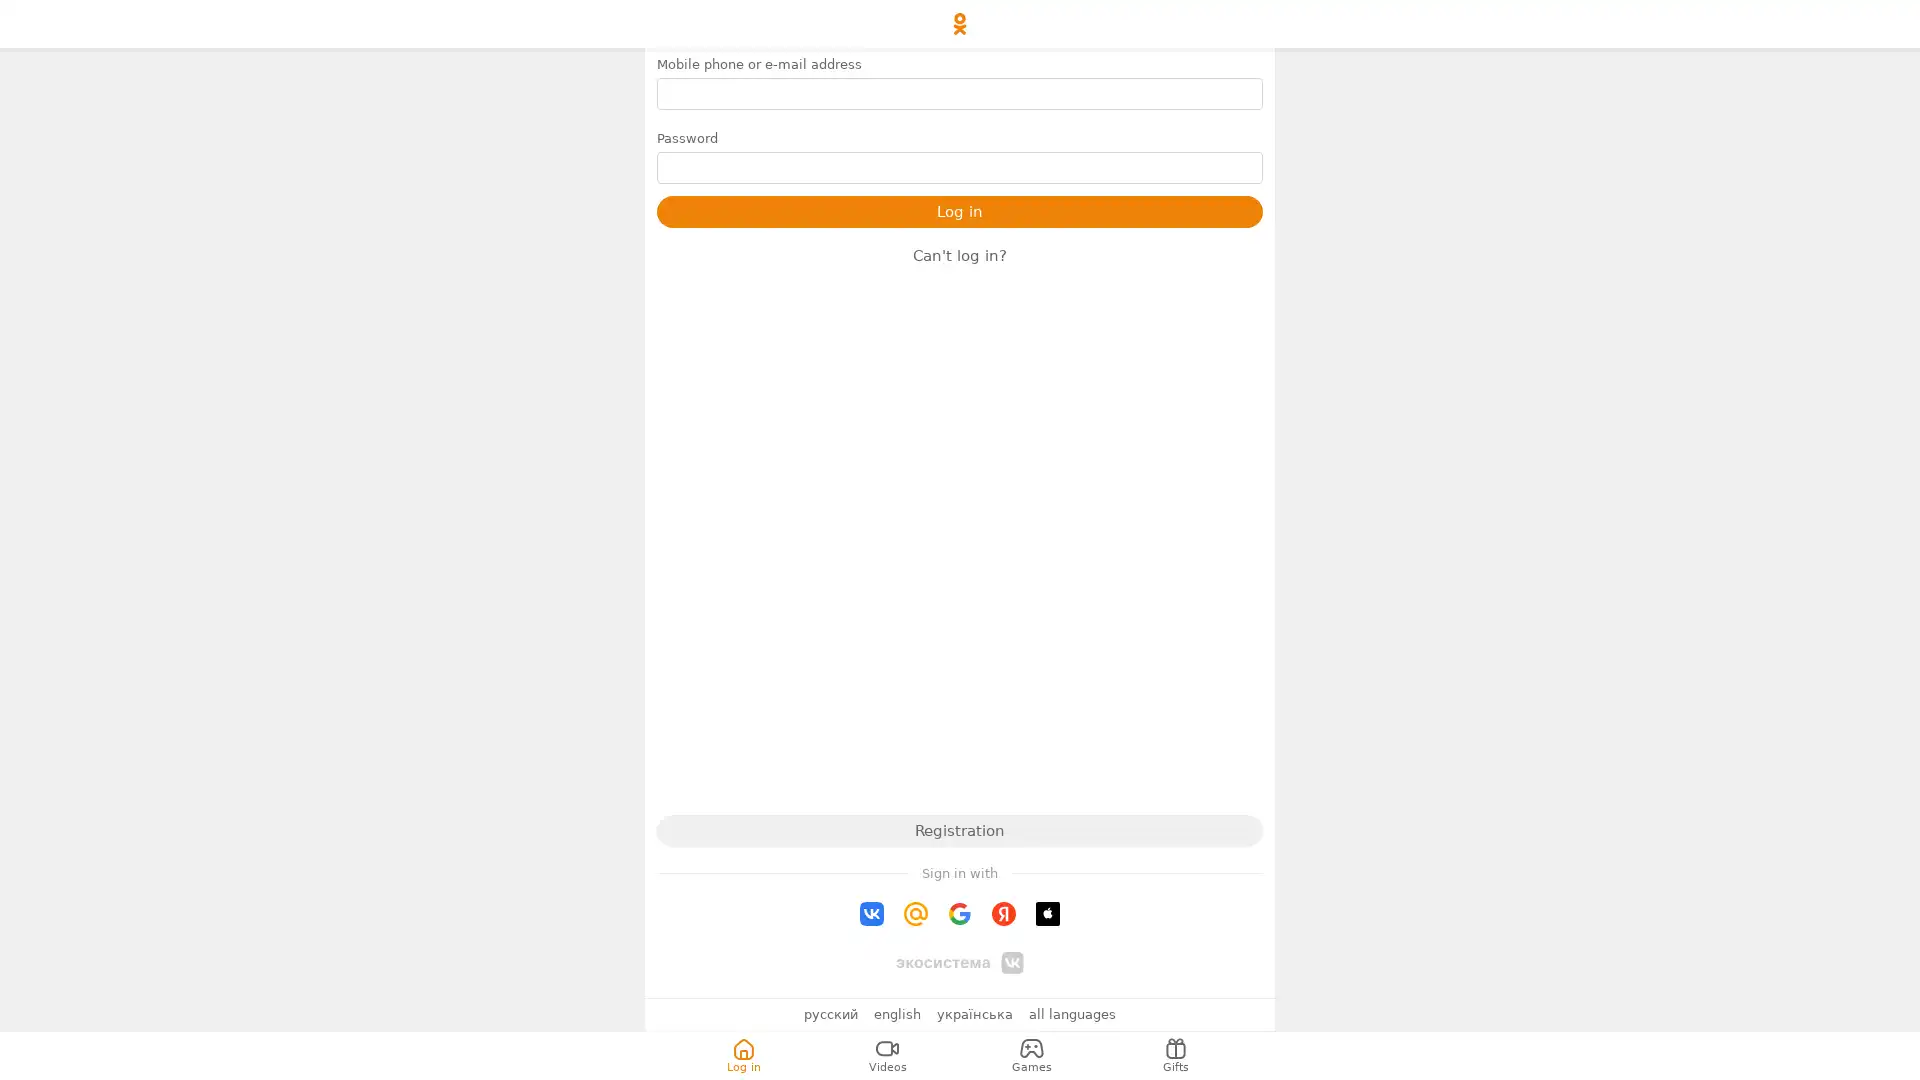 The height and width of the screenshot is (1080, 1920). Describe the element at coordinates (960, 212) in the screenshot. I see `Log in` at that location.